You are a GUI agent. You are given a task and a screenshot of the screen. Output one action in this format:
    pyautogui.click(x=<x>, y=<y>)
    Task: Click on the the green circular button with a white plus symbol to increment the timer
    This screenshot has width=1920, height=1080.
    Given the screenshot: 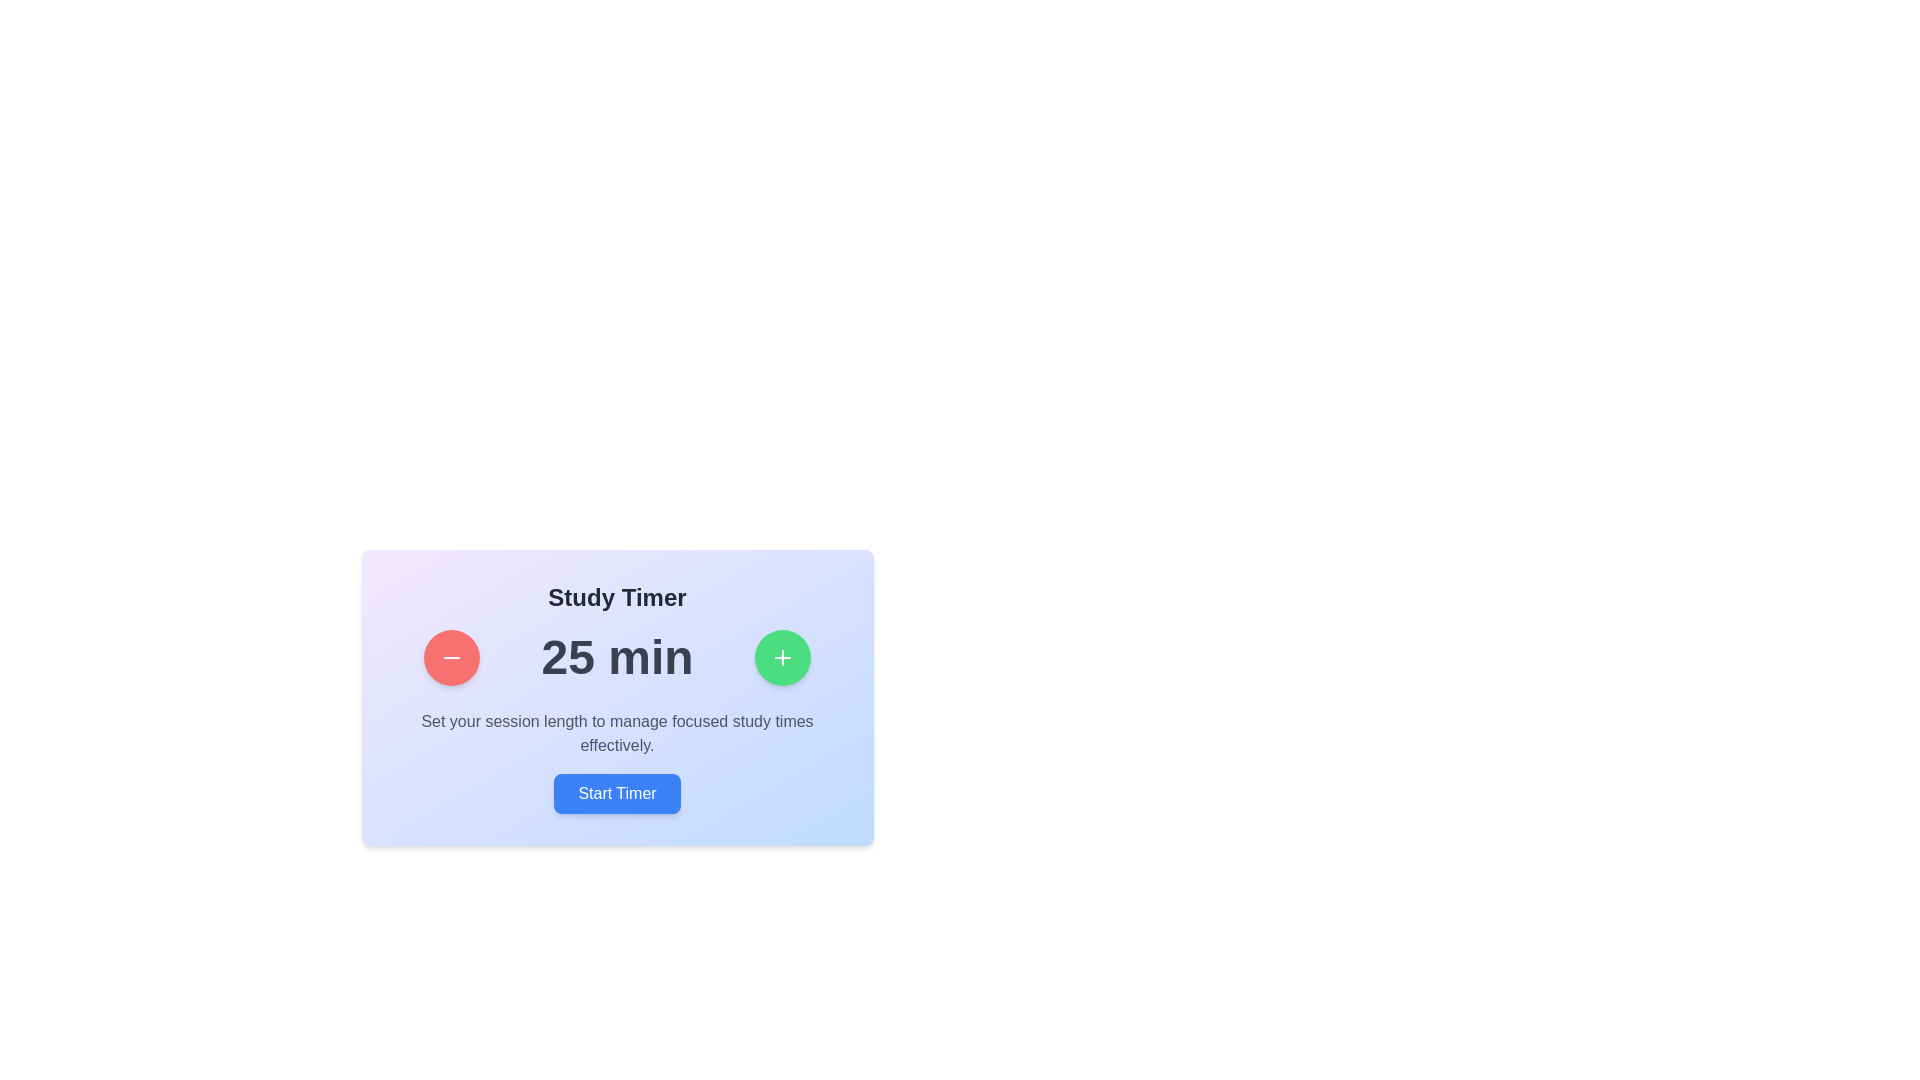 What is the action you would take?
    pyautogui.click(x=781, y=658)
    